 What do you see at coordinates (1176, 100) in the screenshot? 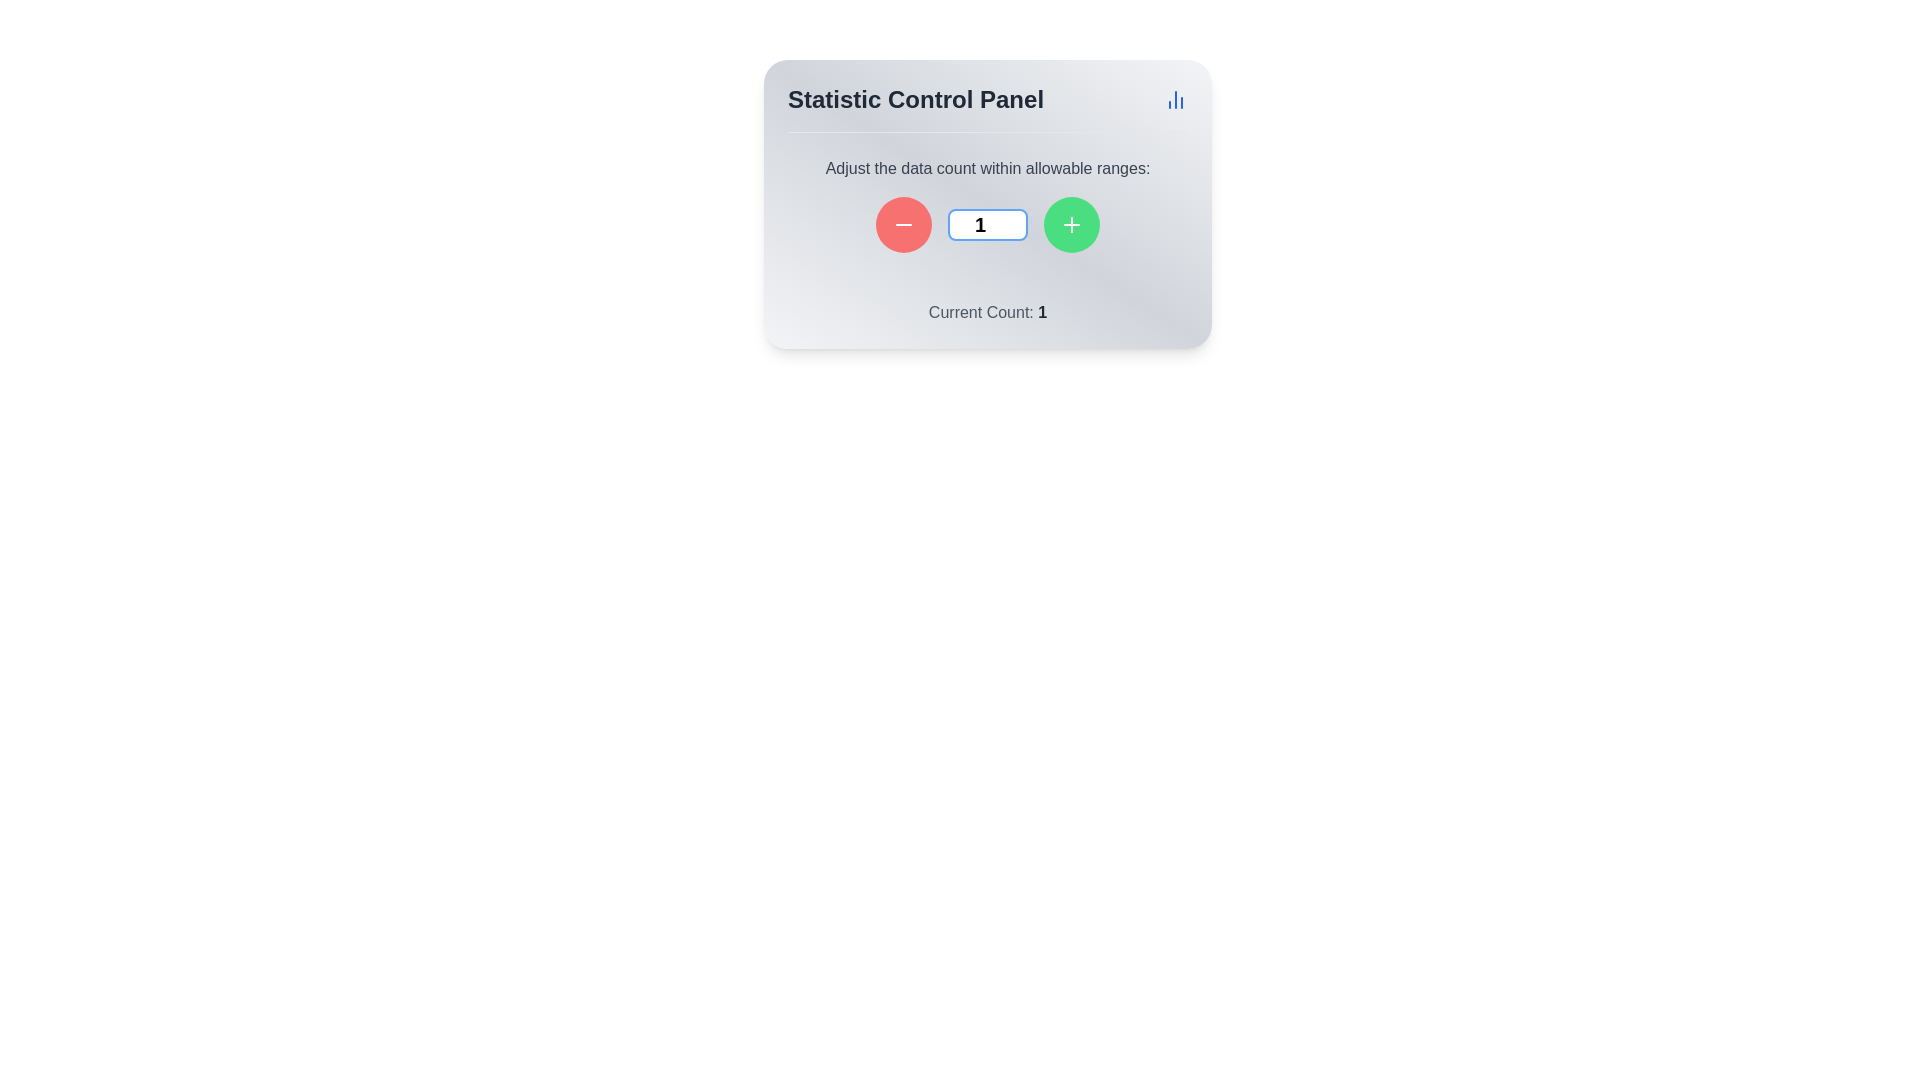
I see `the blue-colored chart icon with three vertical bars located in the upper-right corner of the 'Statistic Control Panel', adjacent to the title text` at bounding box center [1176, 100].